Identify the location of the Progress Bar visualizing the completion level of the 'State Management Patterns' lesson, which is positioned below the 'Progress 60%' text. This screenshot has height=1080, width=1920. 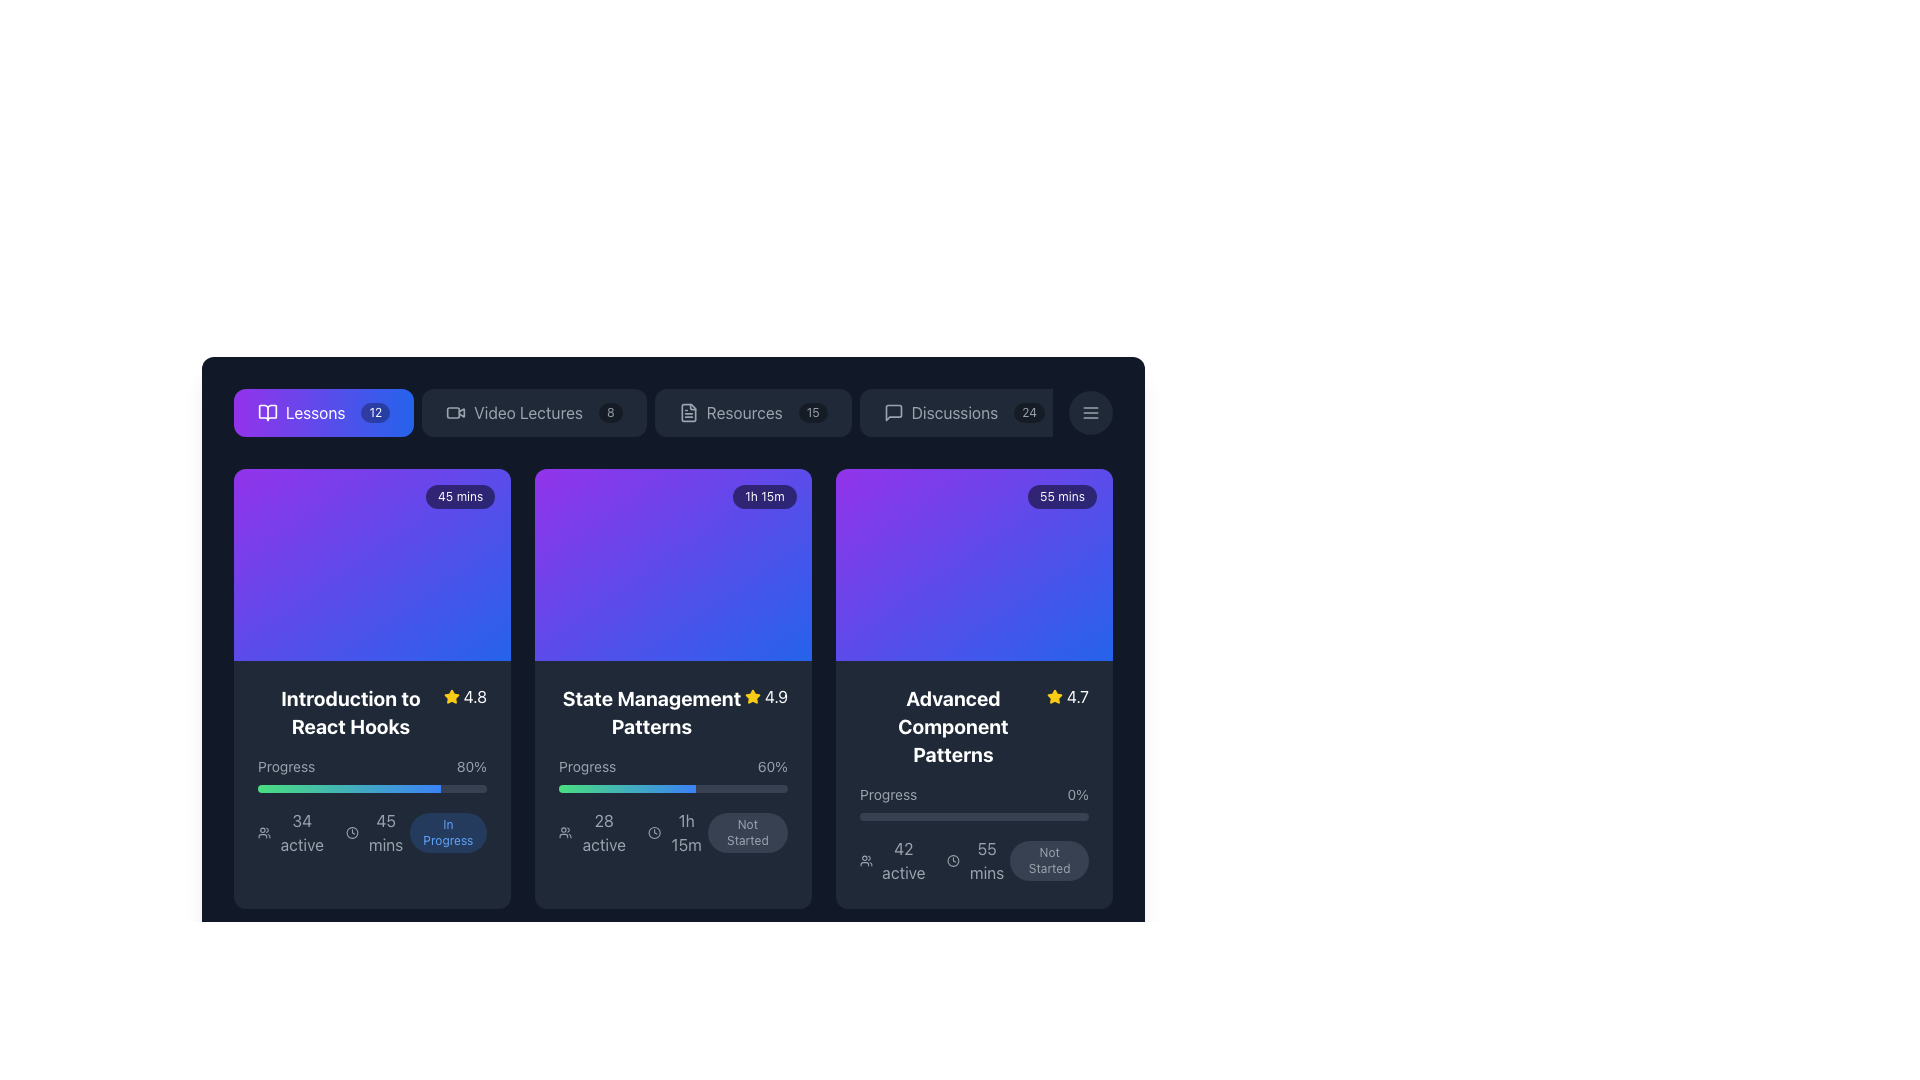
(673, 788).